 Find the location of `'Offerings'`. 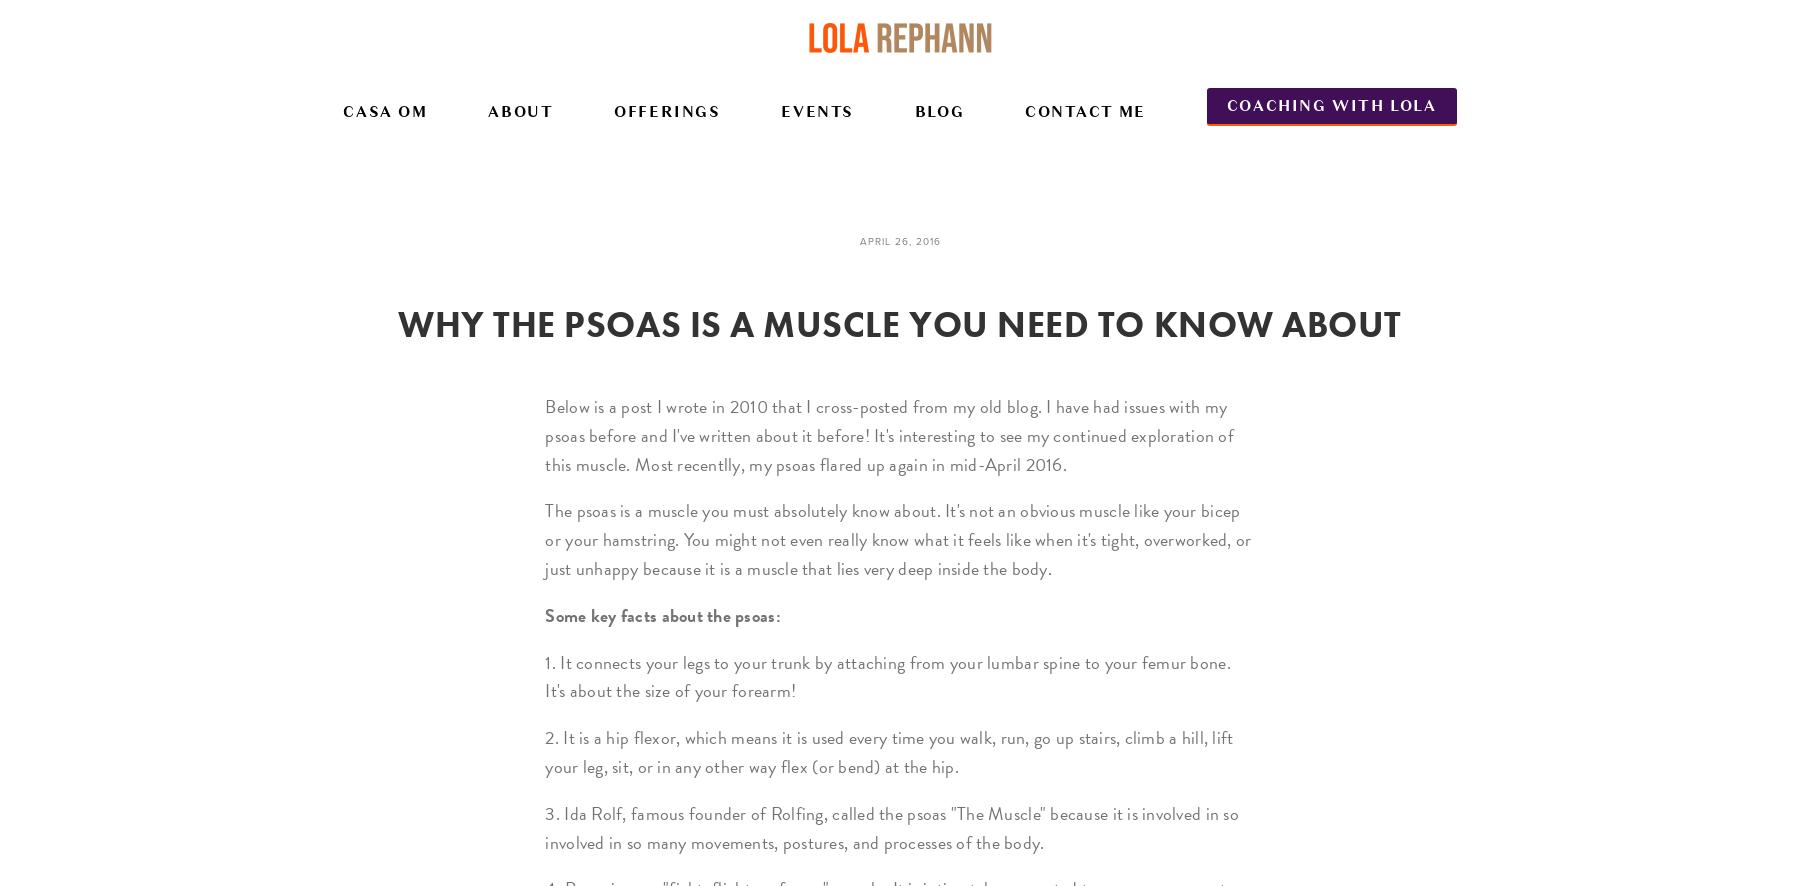

'Offerings' is located at coordinates (667, 111).